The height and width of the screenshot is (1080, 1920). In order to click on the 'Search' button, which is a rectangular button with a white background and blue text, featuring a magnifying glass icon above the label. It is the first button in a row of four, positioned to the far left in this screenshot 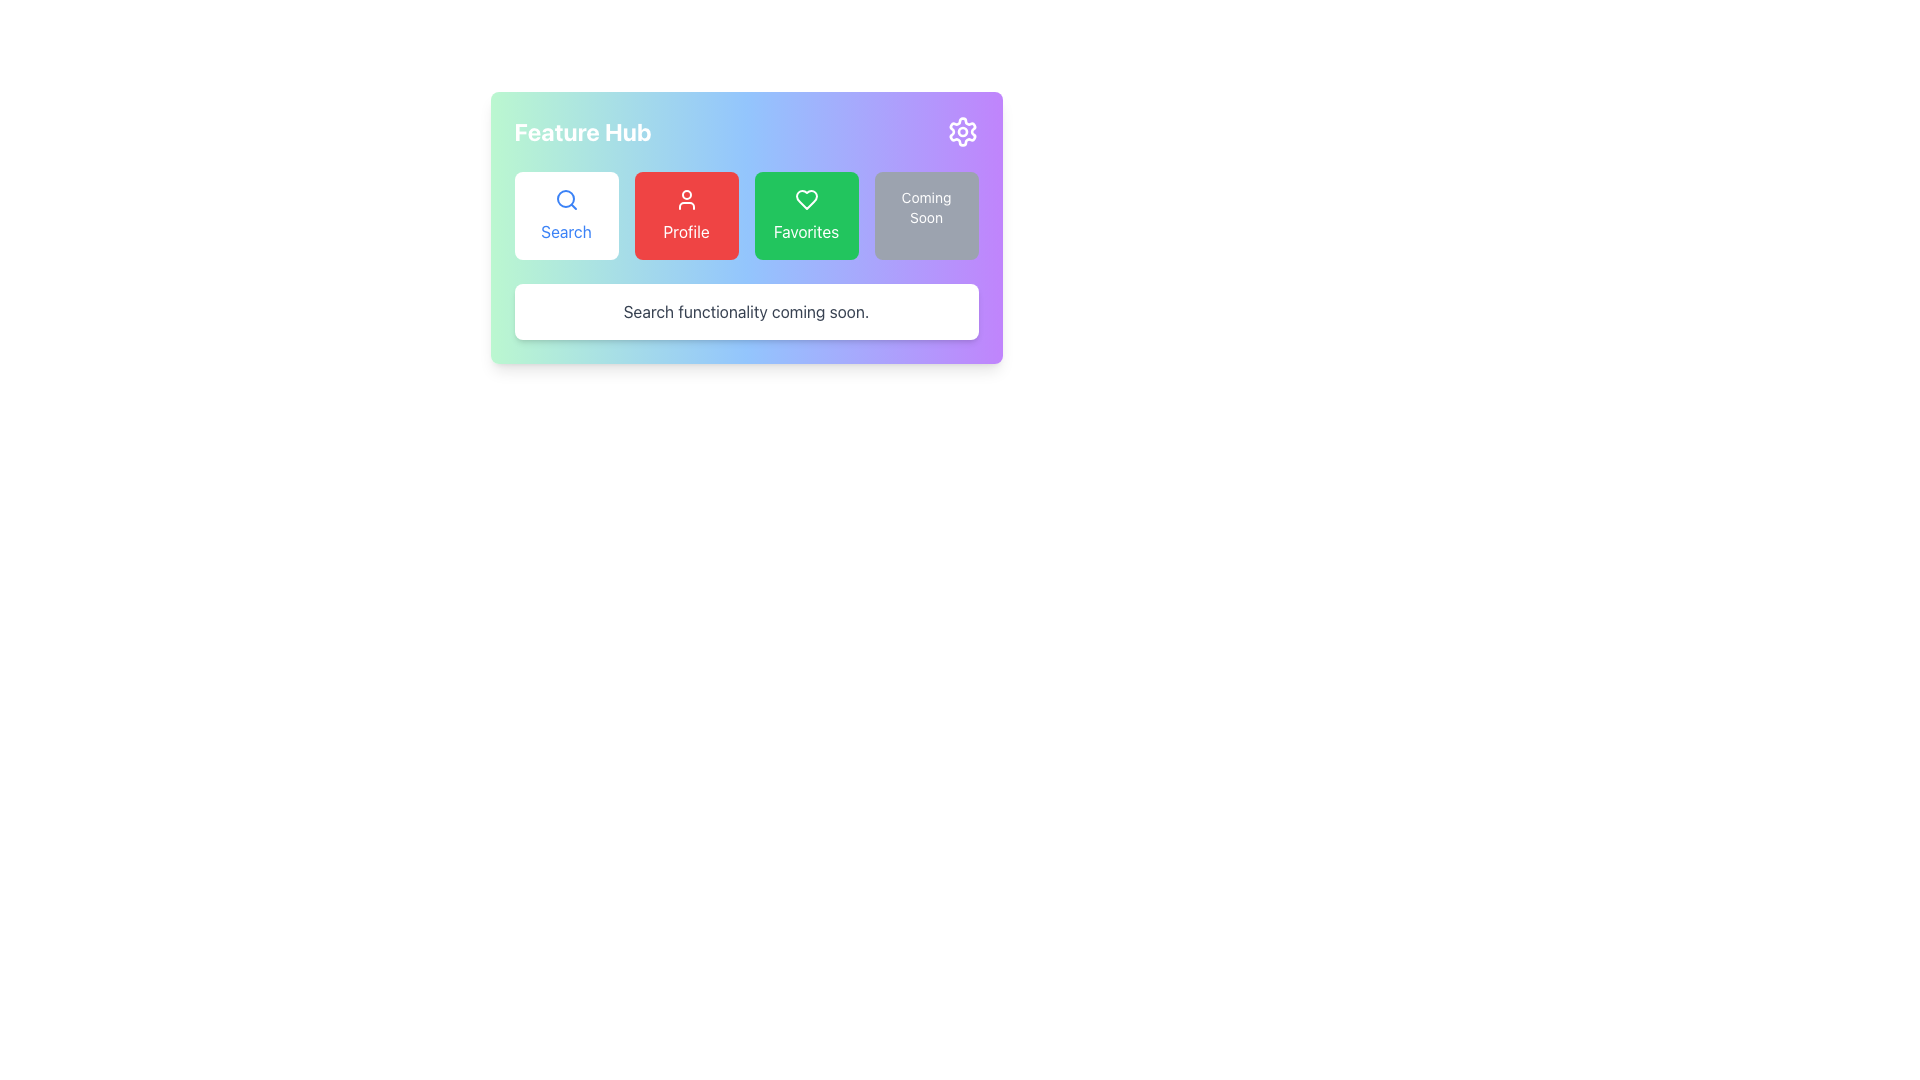, I will do `click(565, 216)`.